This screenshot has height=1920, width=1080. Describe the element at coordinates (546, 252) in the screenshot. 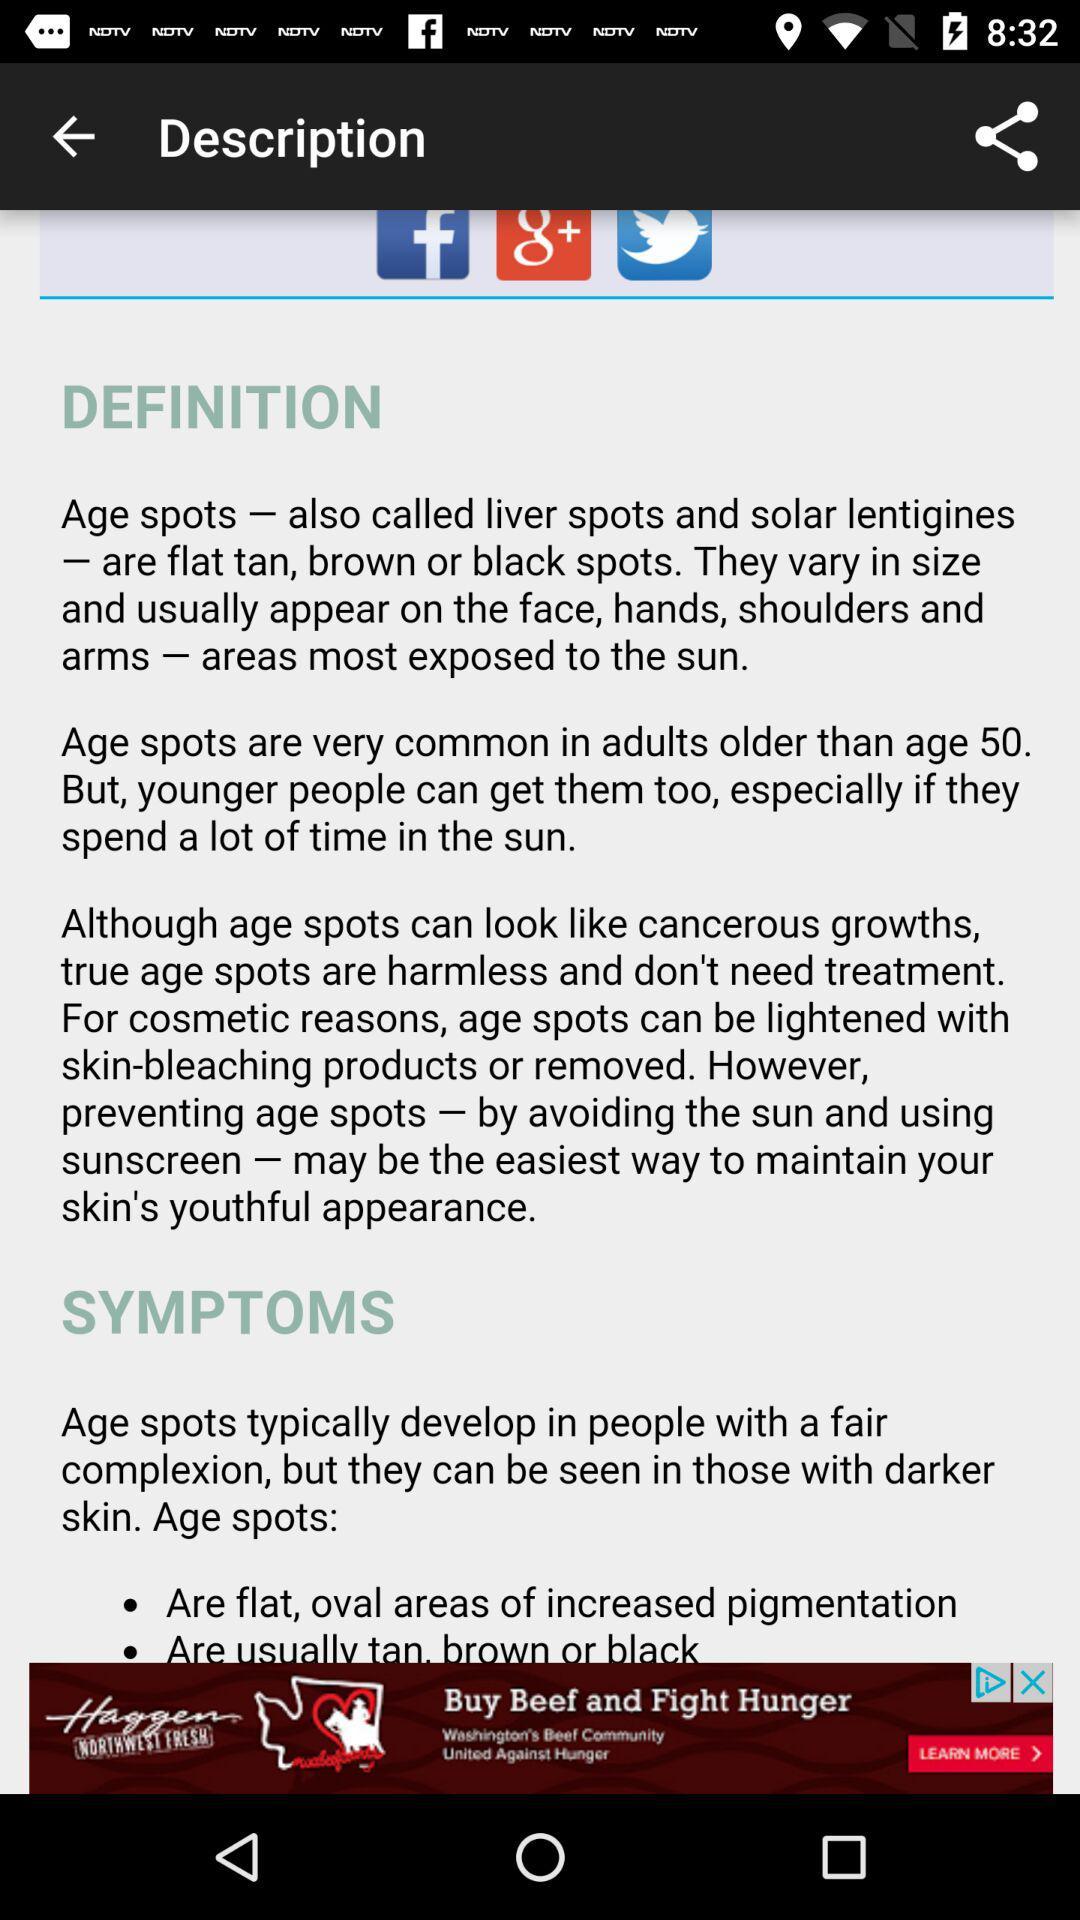

I see `google` at that location.